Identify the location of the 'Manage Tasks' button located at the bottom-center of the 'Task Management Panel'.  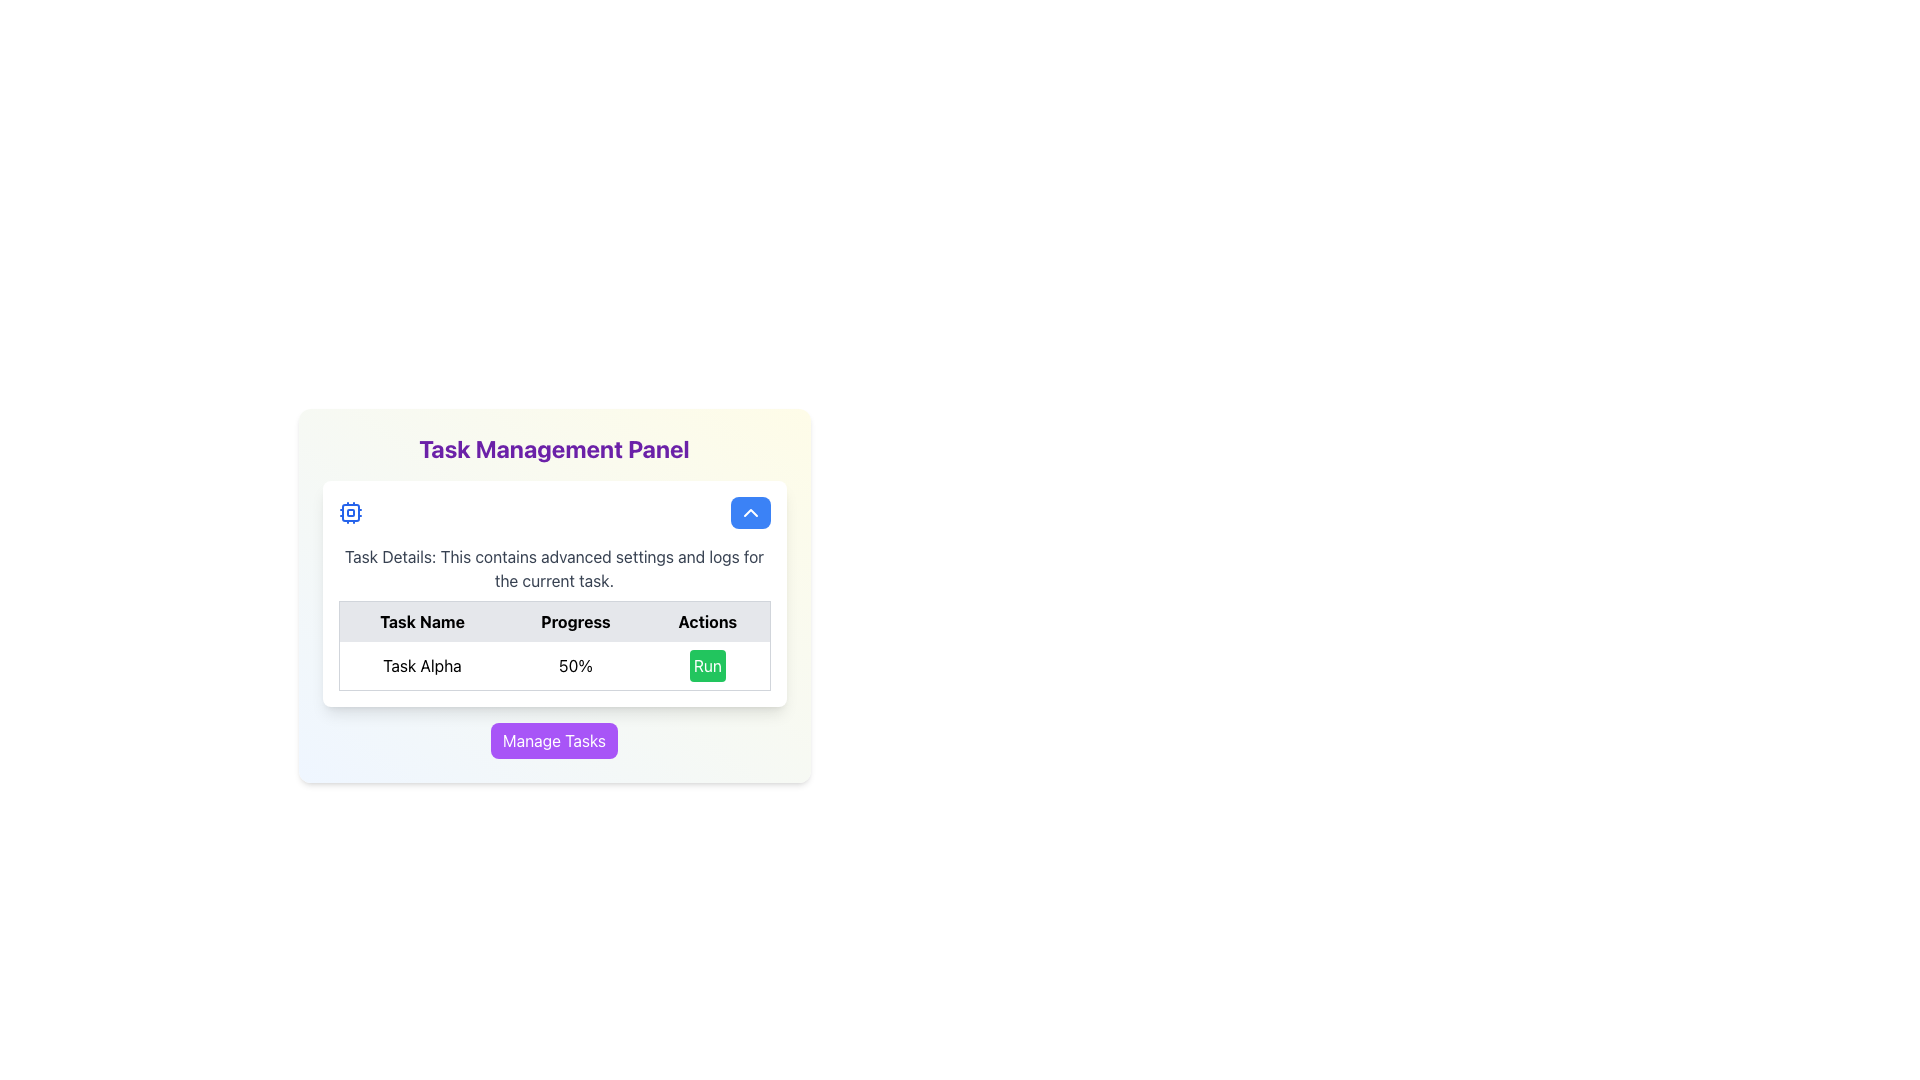
(554, 740).